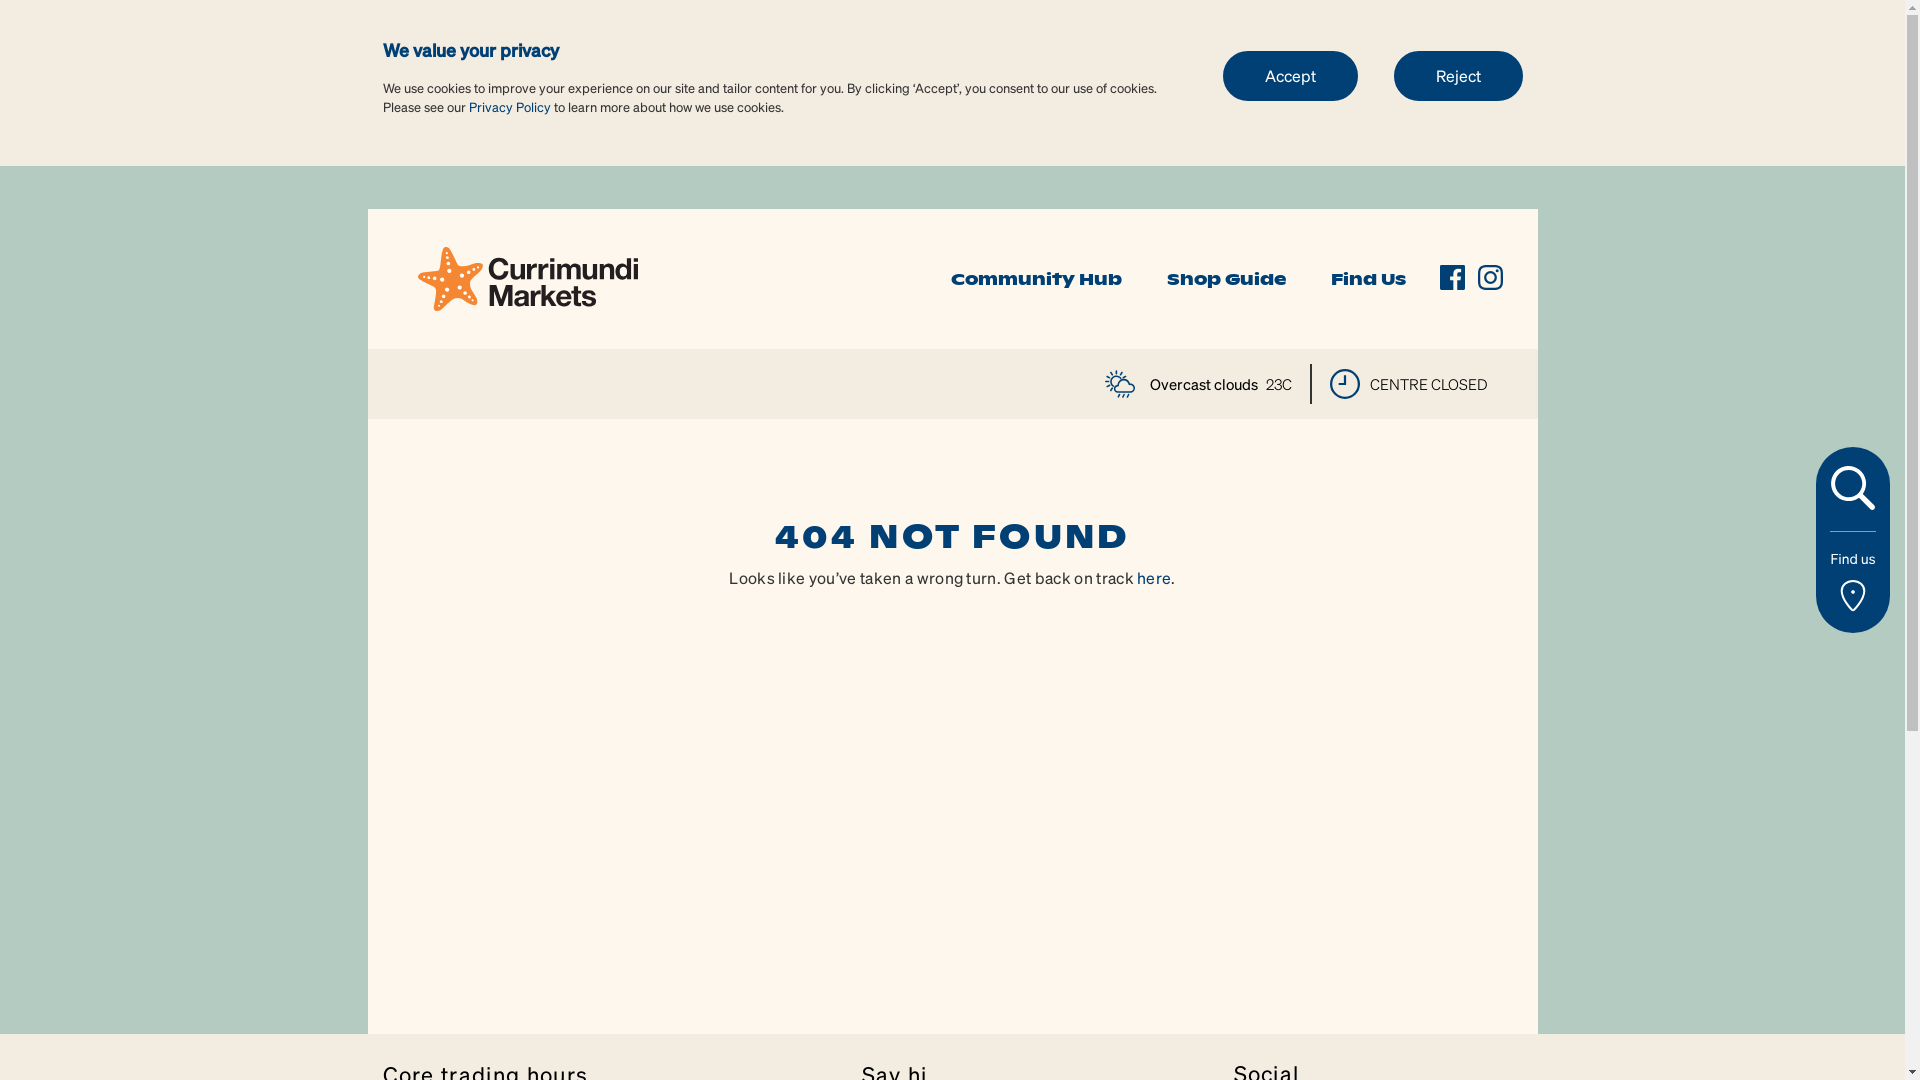 The height and width of the screenshot is (1080, 1920). What do you see at coordinates (1035, 279) in the screenshot?
I see `'Community Hub'` at bounding box center [1035, 279].